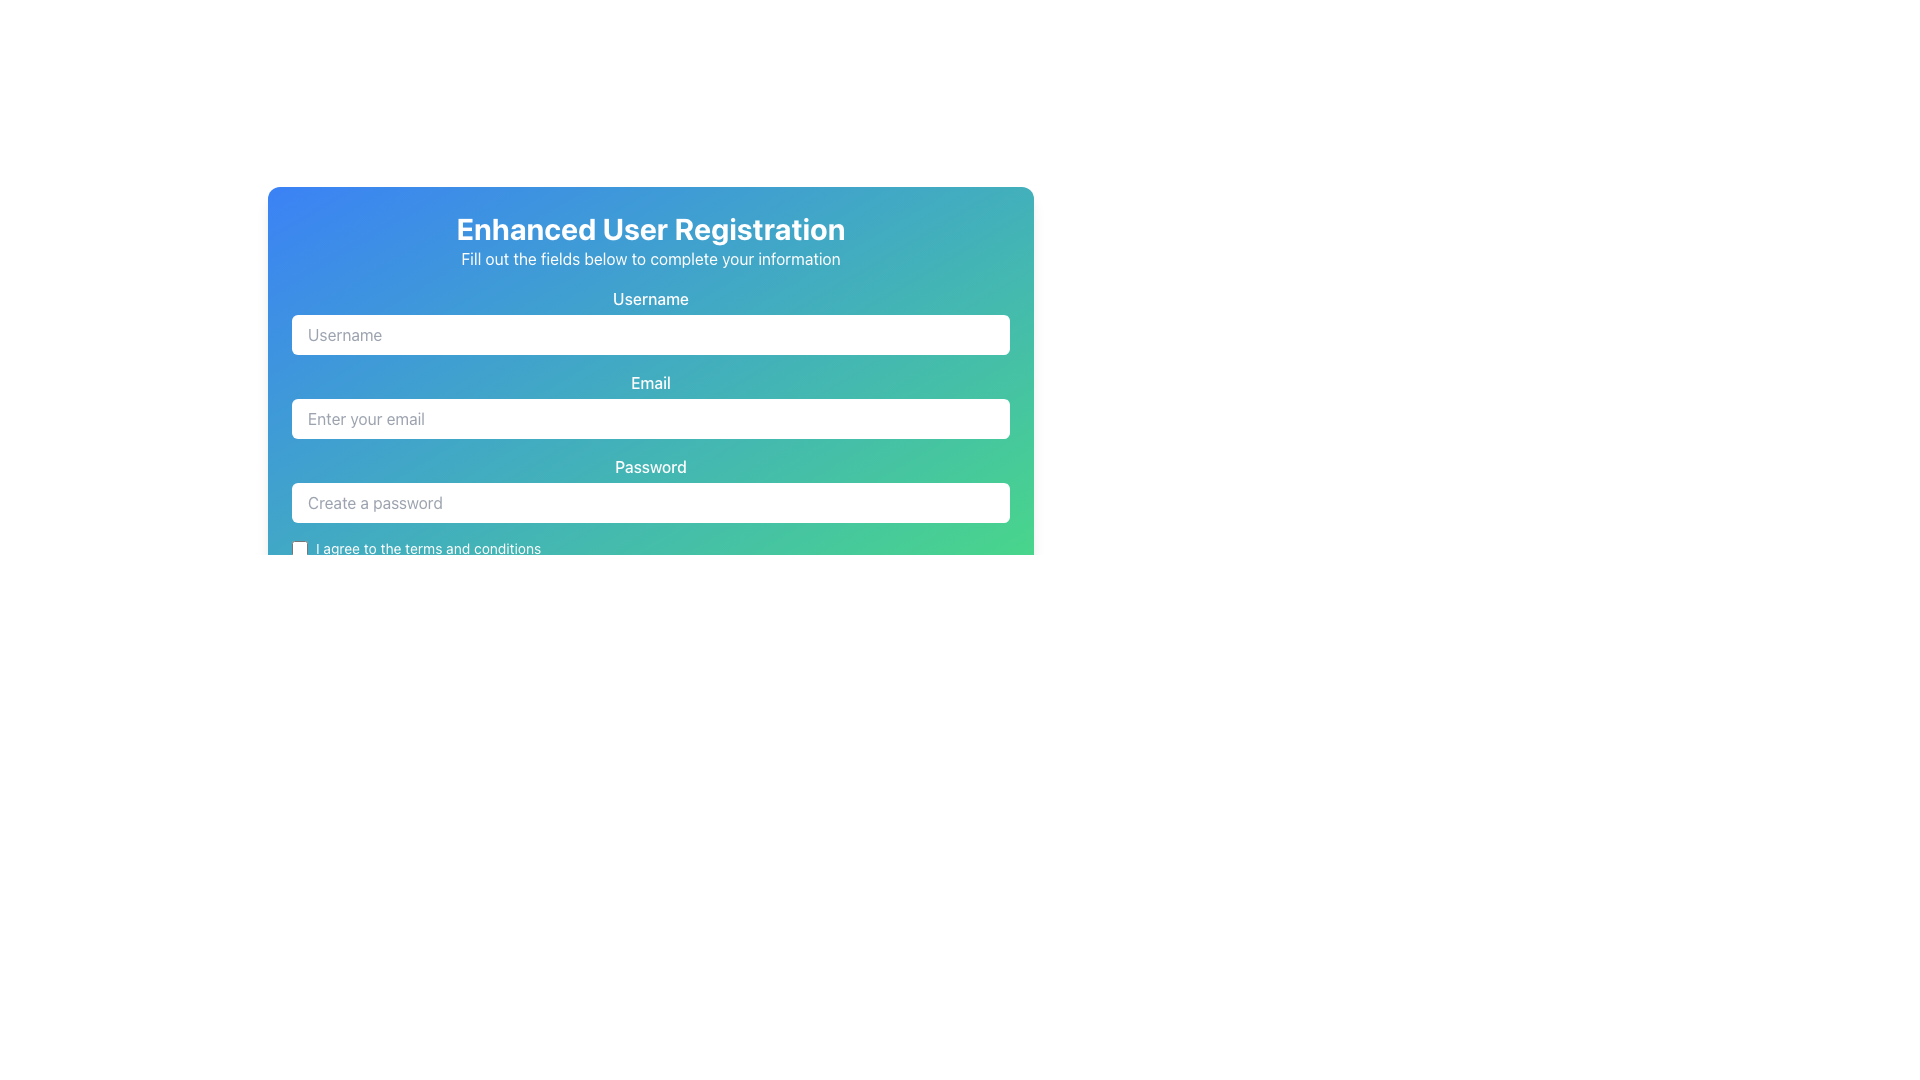  What do you see at coordinates (651, 418) in the screenshot?
I see `the email input field in the 'Enhanced User Registration' form by tabbing to it` at bounding box center [651, 418].